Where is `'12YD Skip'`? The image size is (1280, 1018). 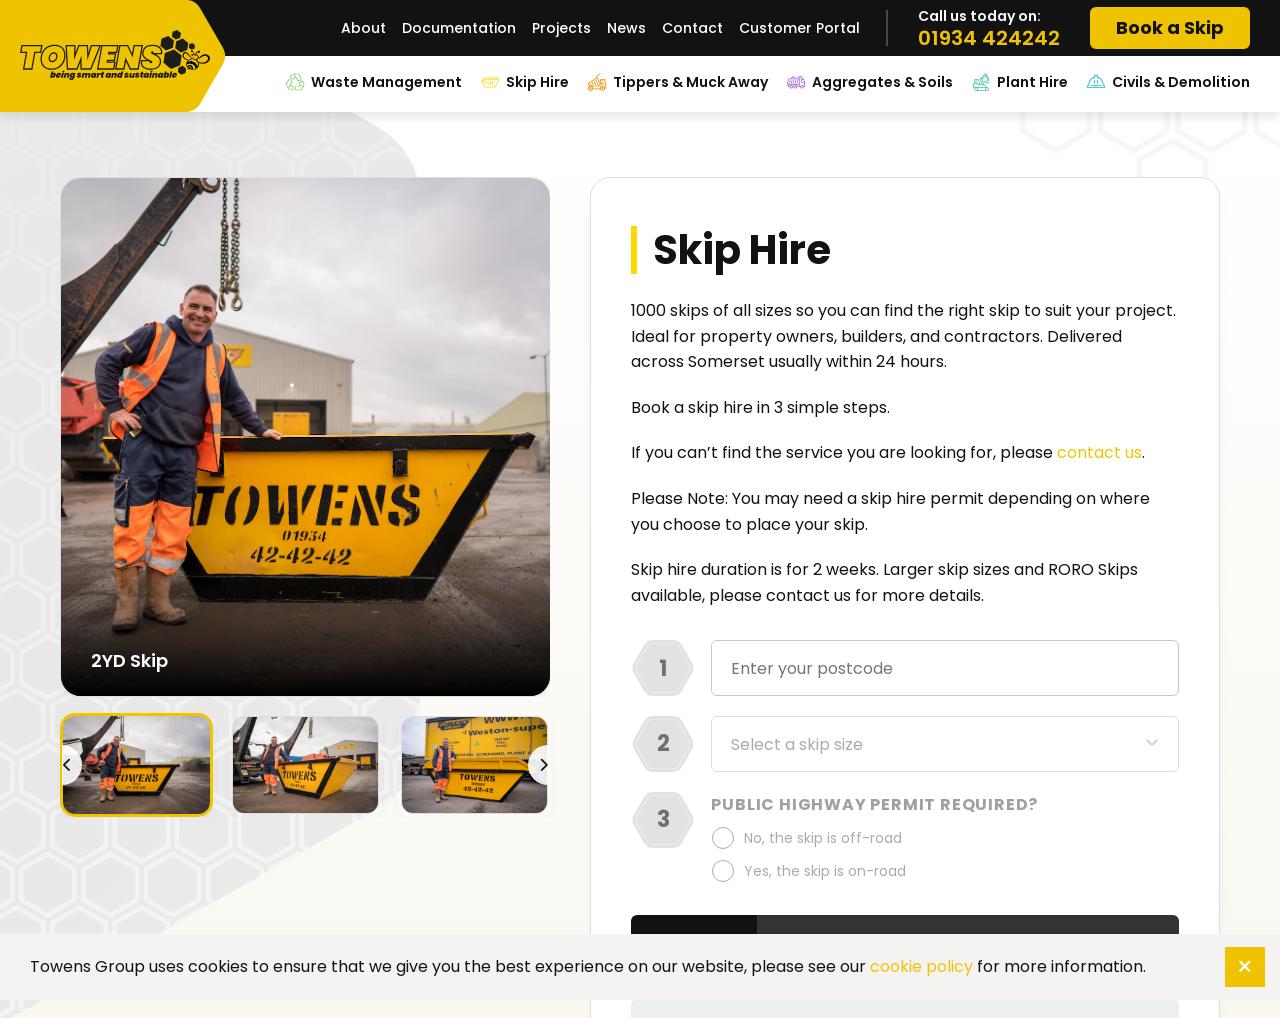 '12YD Skip' is located at coordinates (131, 659).